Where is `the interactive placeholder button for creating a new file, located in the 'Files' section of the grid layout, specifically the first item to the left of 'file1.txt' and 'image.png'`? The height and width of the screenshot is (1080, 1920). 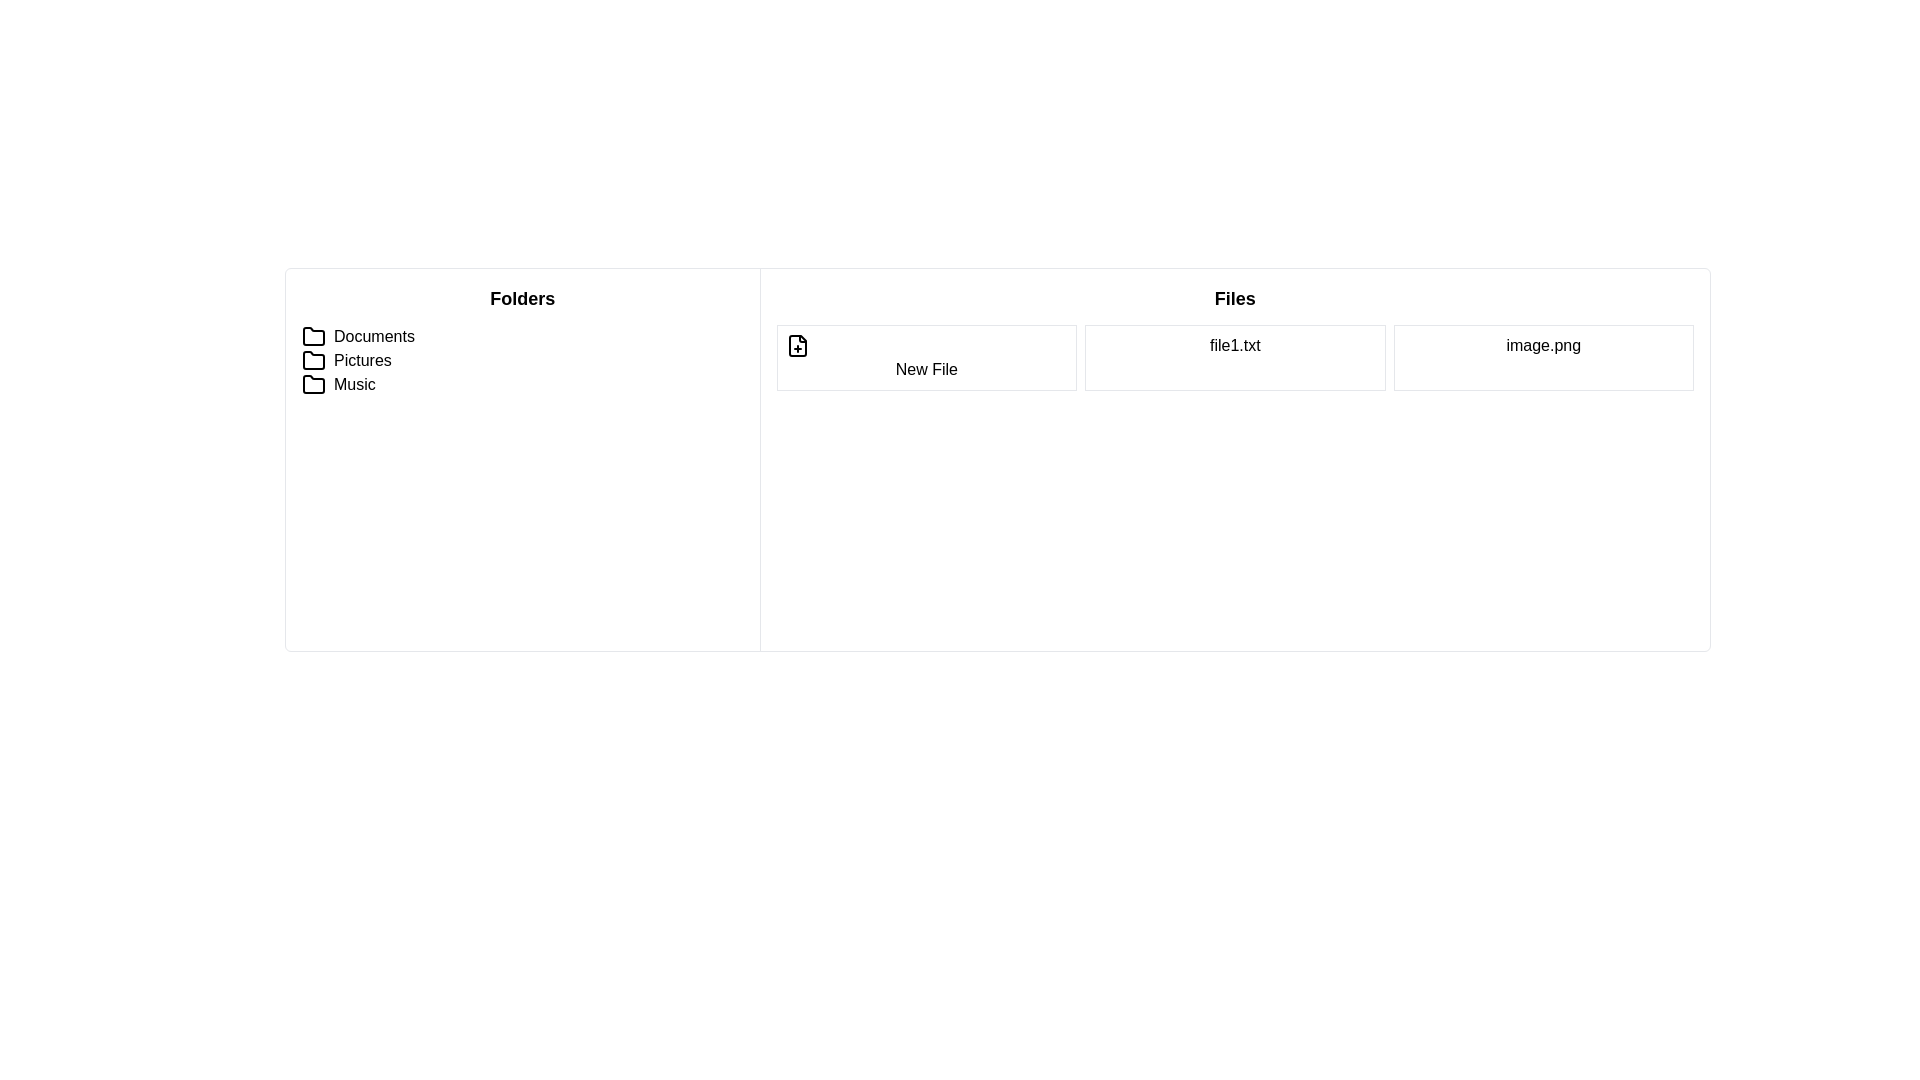 the interactive placeholder button for creating a new file, located in the 'Files' section of the grid layout, specifically the first item to the left of 'file1.txt' and 'image.png' is located at coordinates (925, 357).